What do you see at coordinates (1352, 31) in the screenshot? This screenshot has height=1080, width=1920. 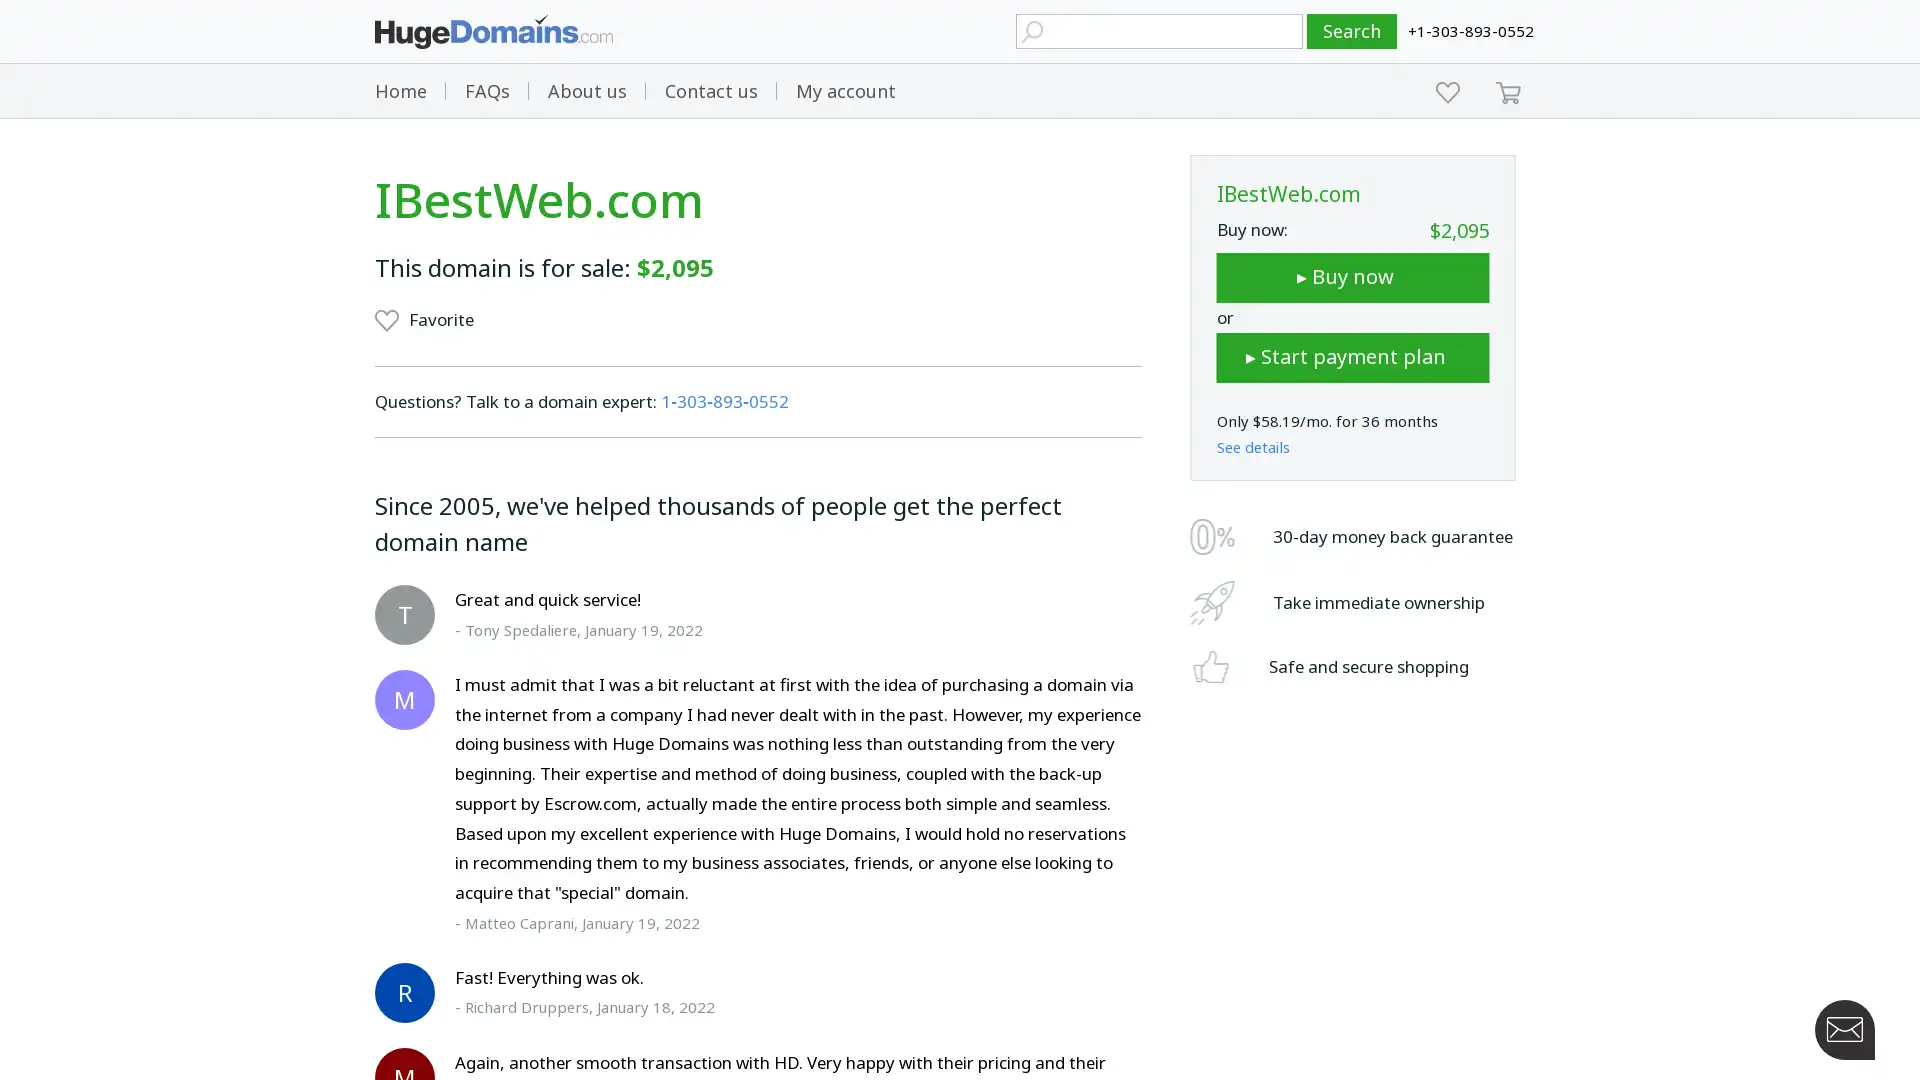 I see `Search` at bounding box center [1352, 31].